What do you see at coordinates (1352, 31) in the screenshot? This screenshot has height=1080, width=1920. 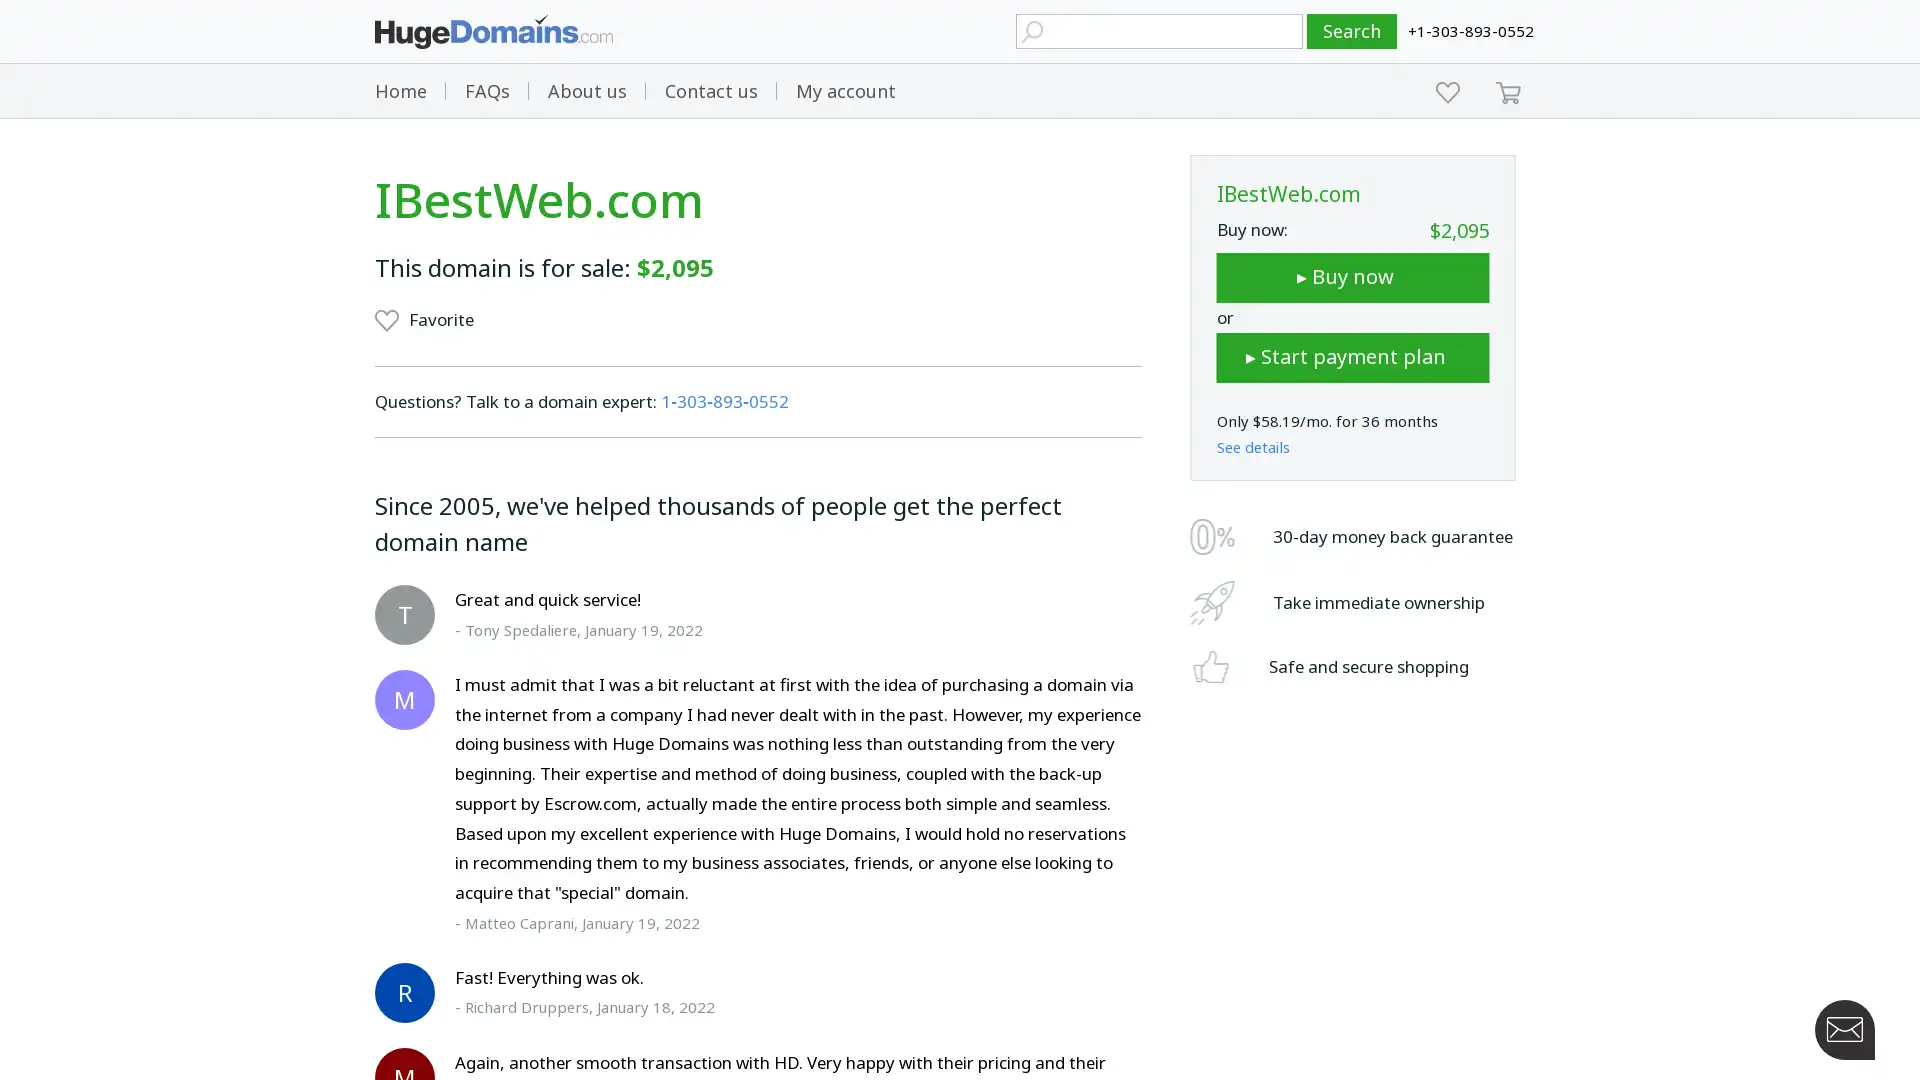 I see `Search` at bounding box center [1352, 31].